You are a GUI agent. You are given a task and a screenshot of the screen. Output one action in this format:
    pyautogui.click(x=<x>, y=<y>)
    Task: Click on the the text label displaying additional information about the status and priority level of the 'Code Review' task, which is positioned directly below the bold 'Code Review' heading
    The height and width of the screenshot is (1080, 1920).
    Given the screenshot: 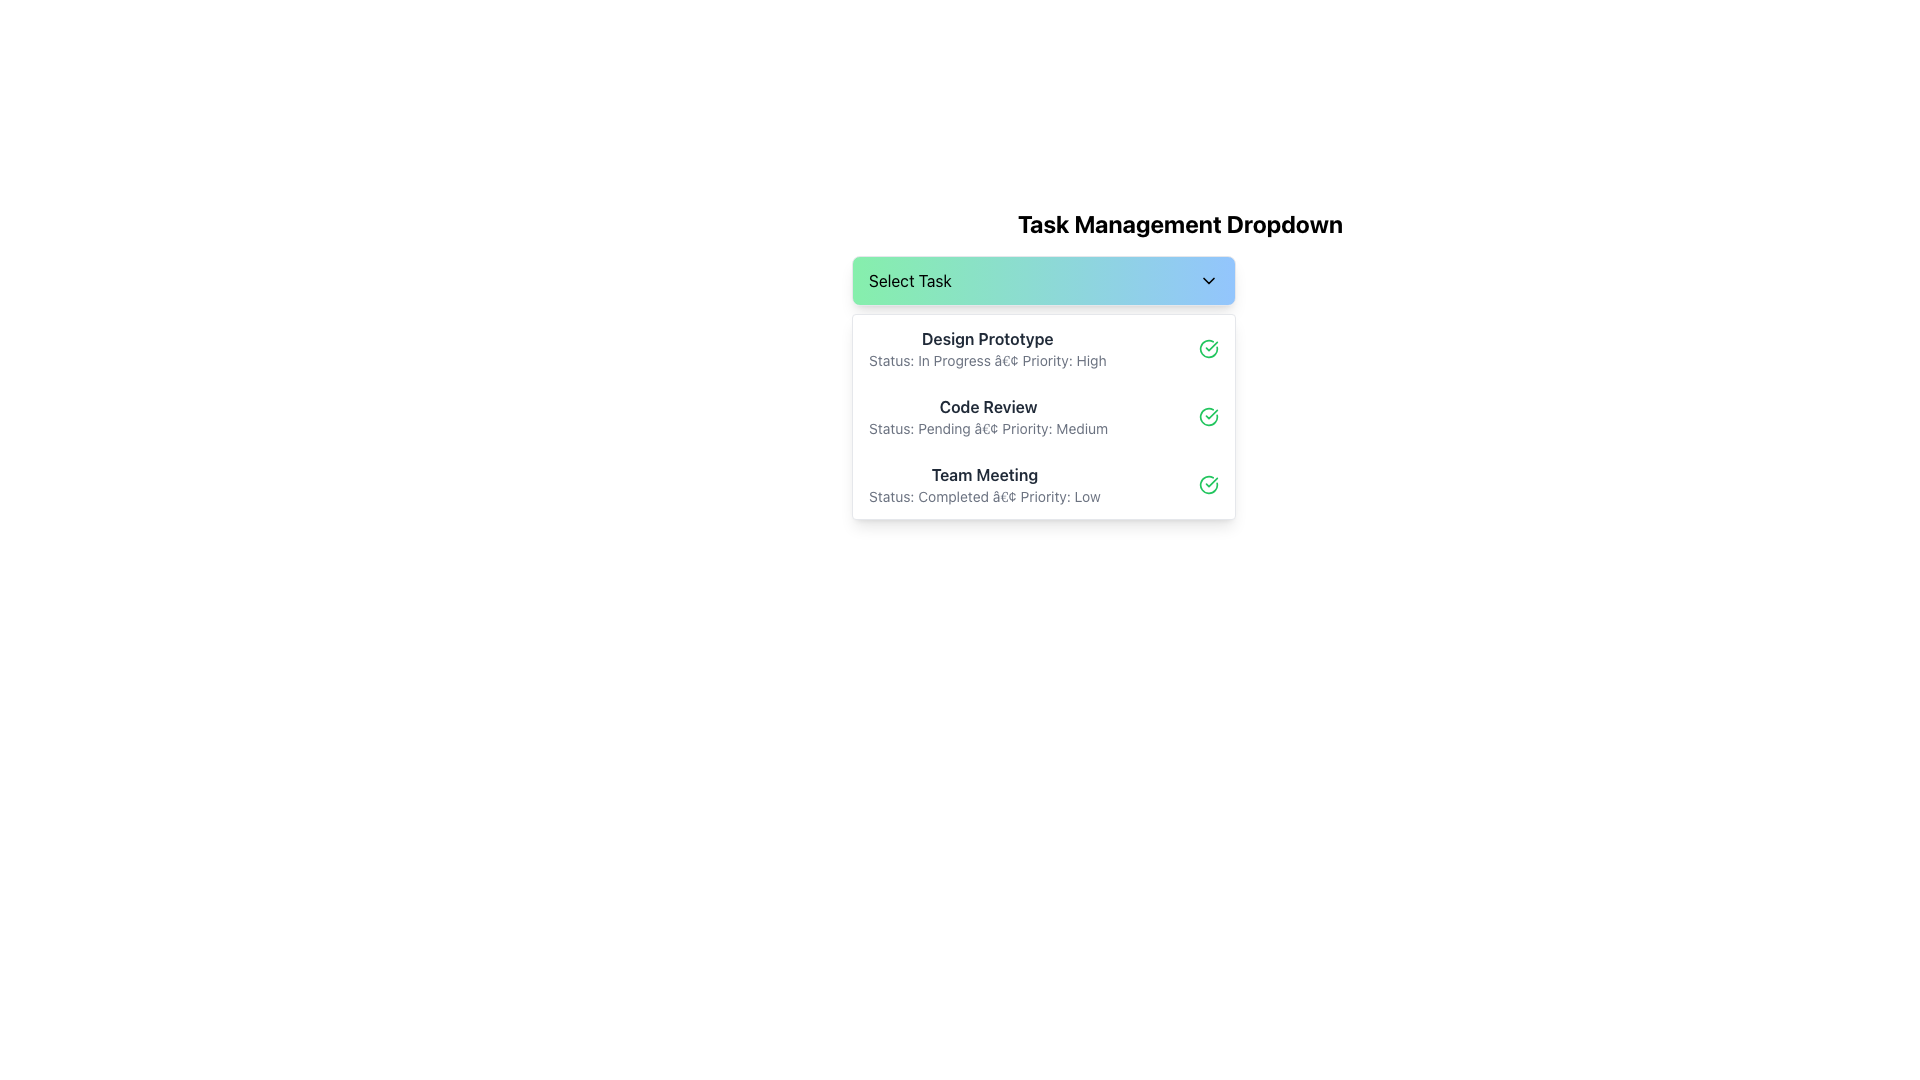 What is the action you would take?
    pyautogui.click(x=988, y=427)
    